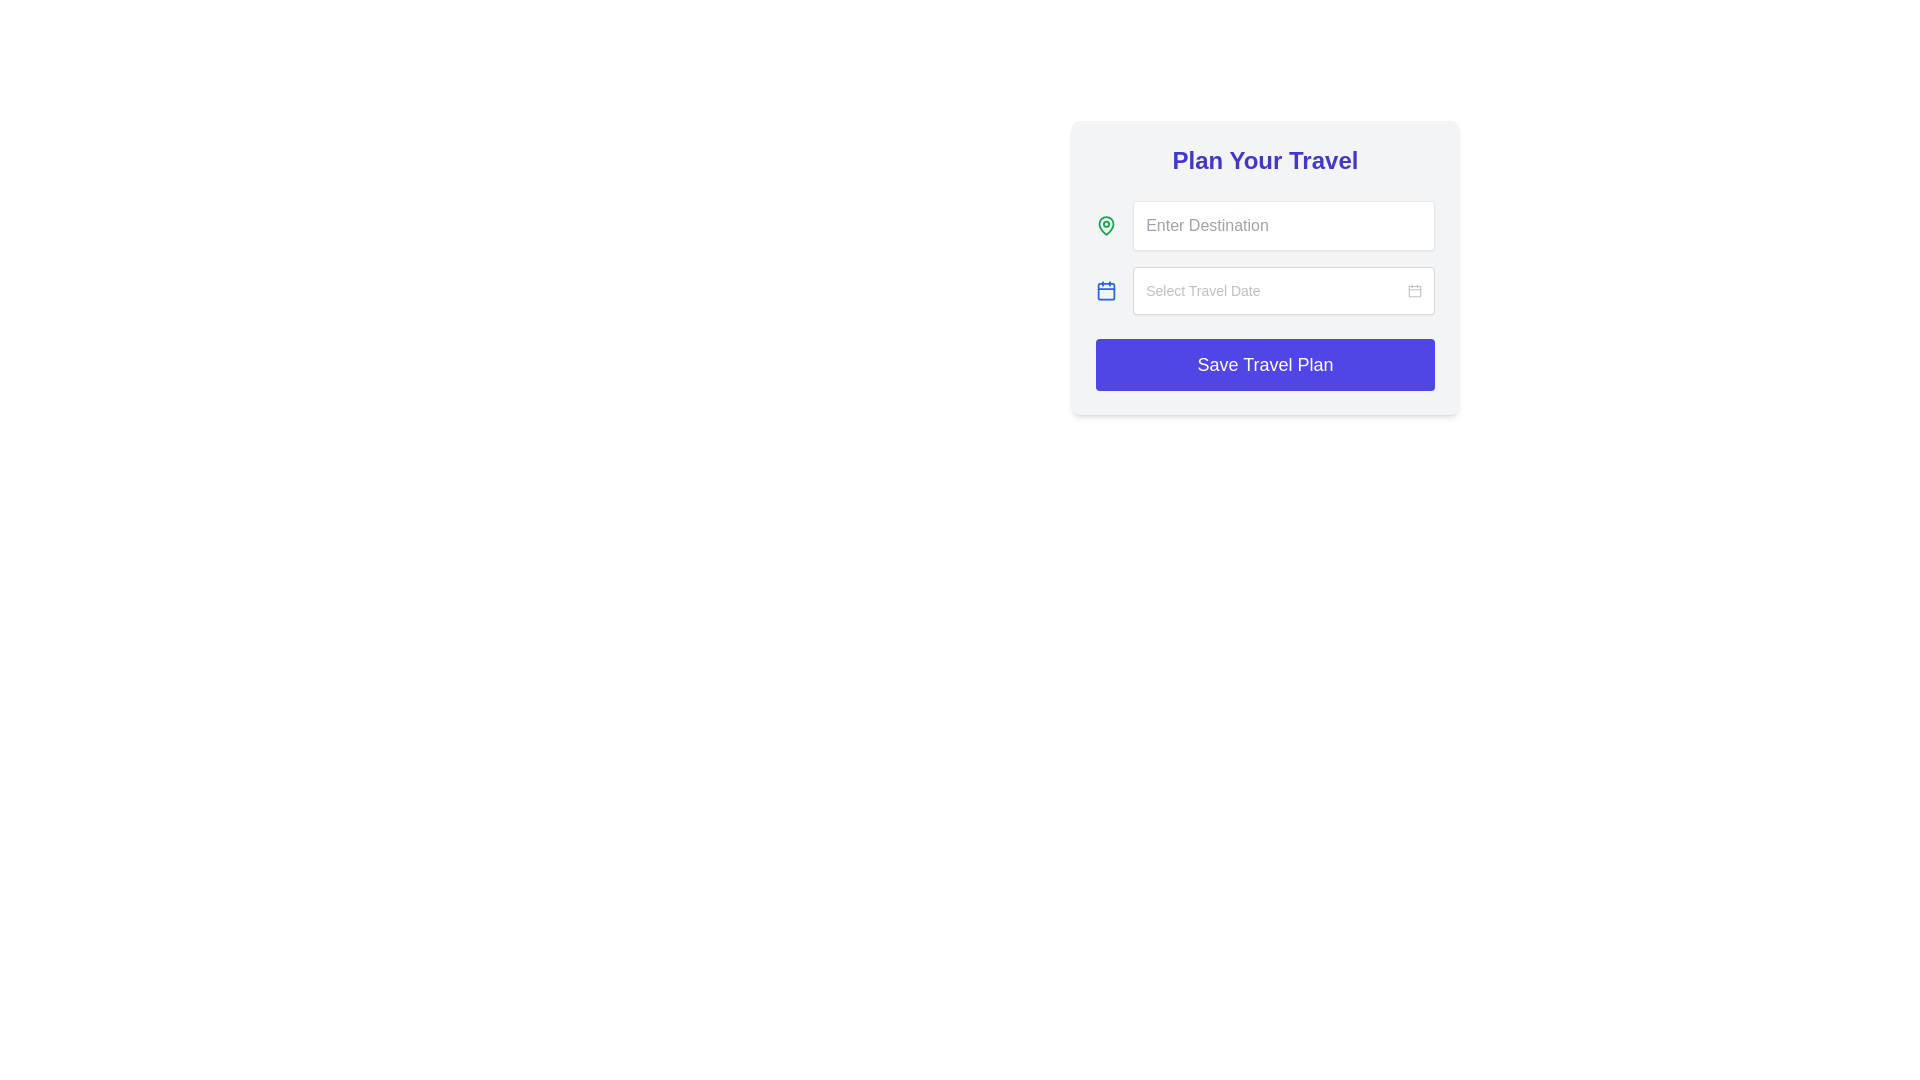  What do you see at coordinates (1264, 290) in the screenshot?
I see `the Date picker input field located in the second row of the 'Plan Your Travel' panel` at bounding box center [1264, 290].